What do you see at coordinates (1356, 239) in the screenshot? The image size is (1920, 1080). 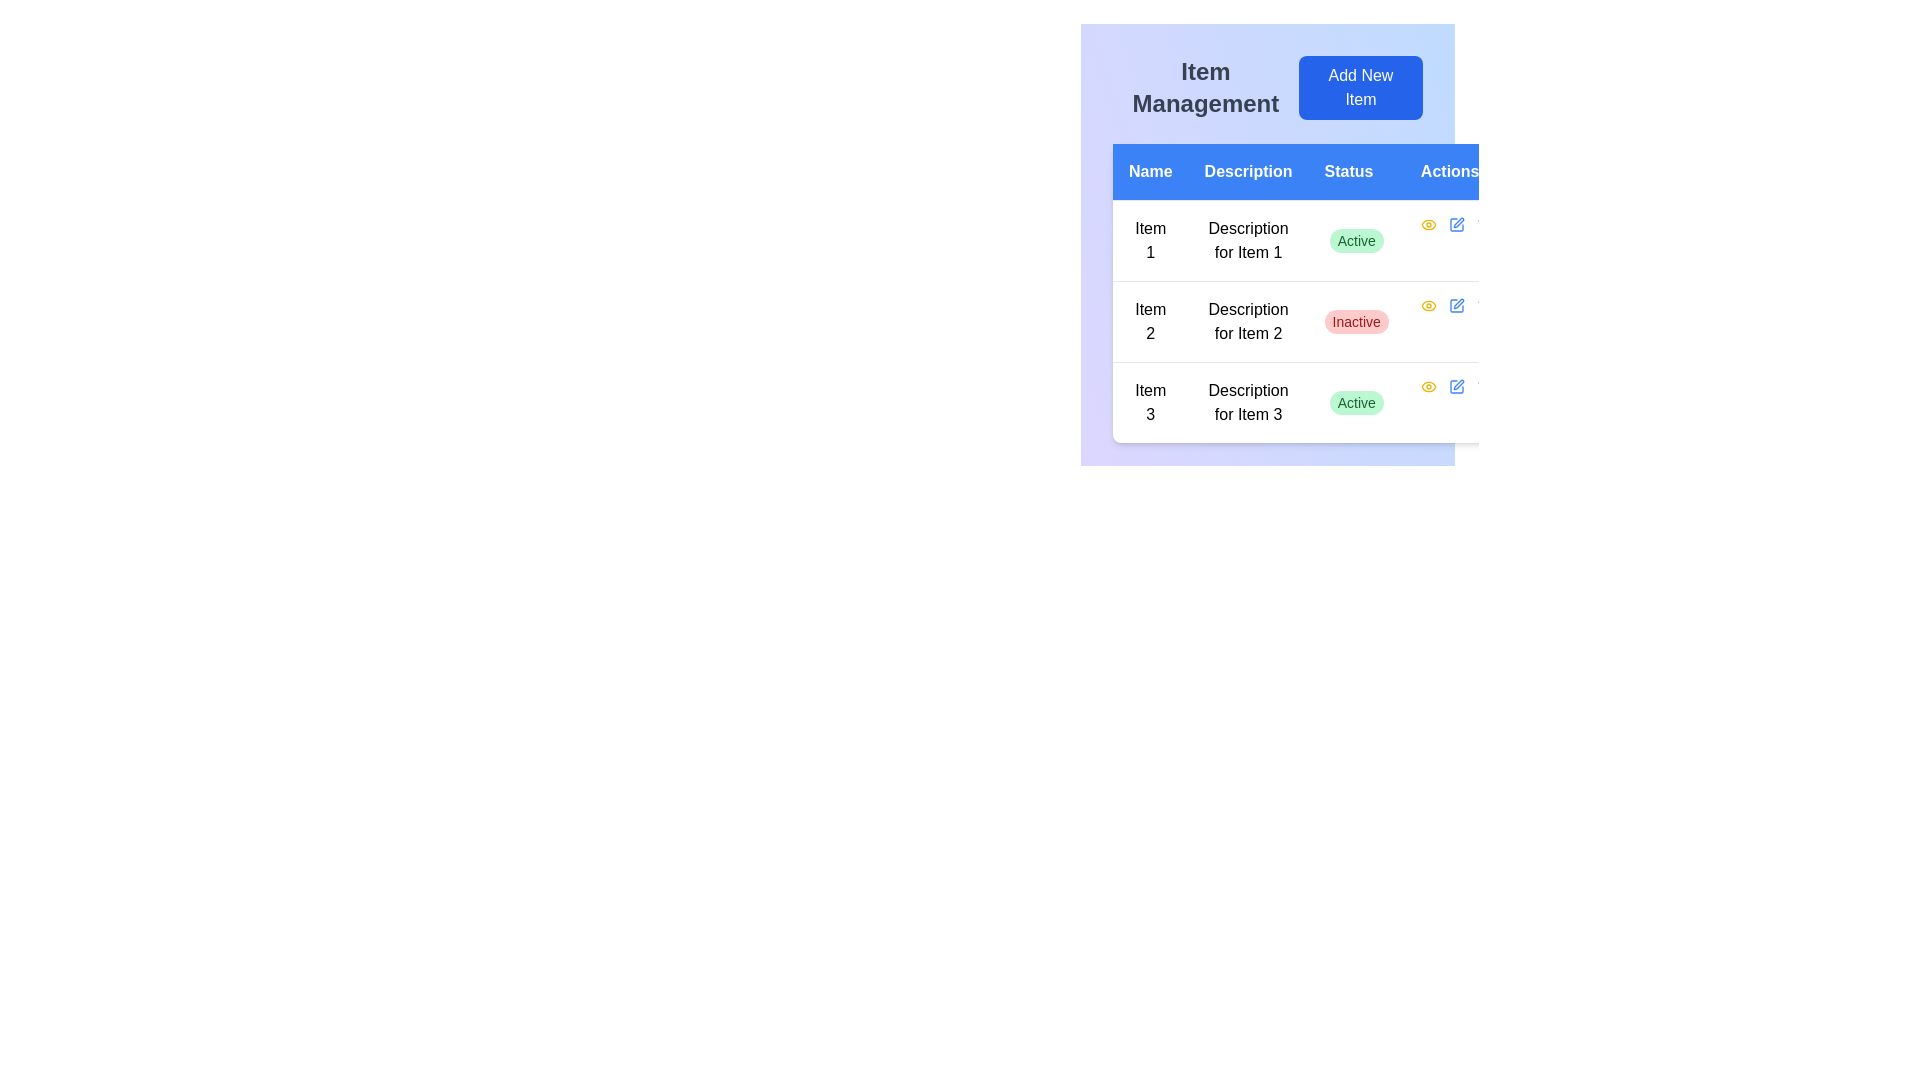 I see `the 'Active' status label, which is a pill-shaped label with a green background and dark green text, located in the 'Status' column of the first row in a table-like layout` at bounding box center [1356, 239].